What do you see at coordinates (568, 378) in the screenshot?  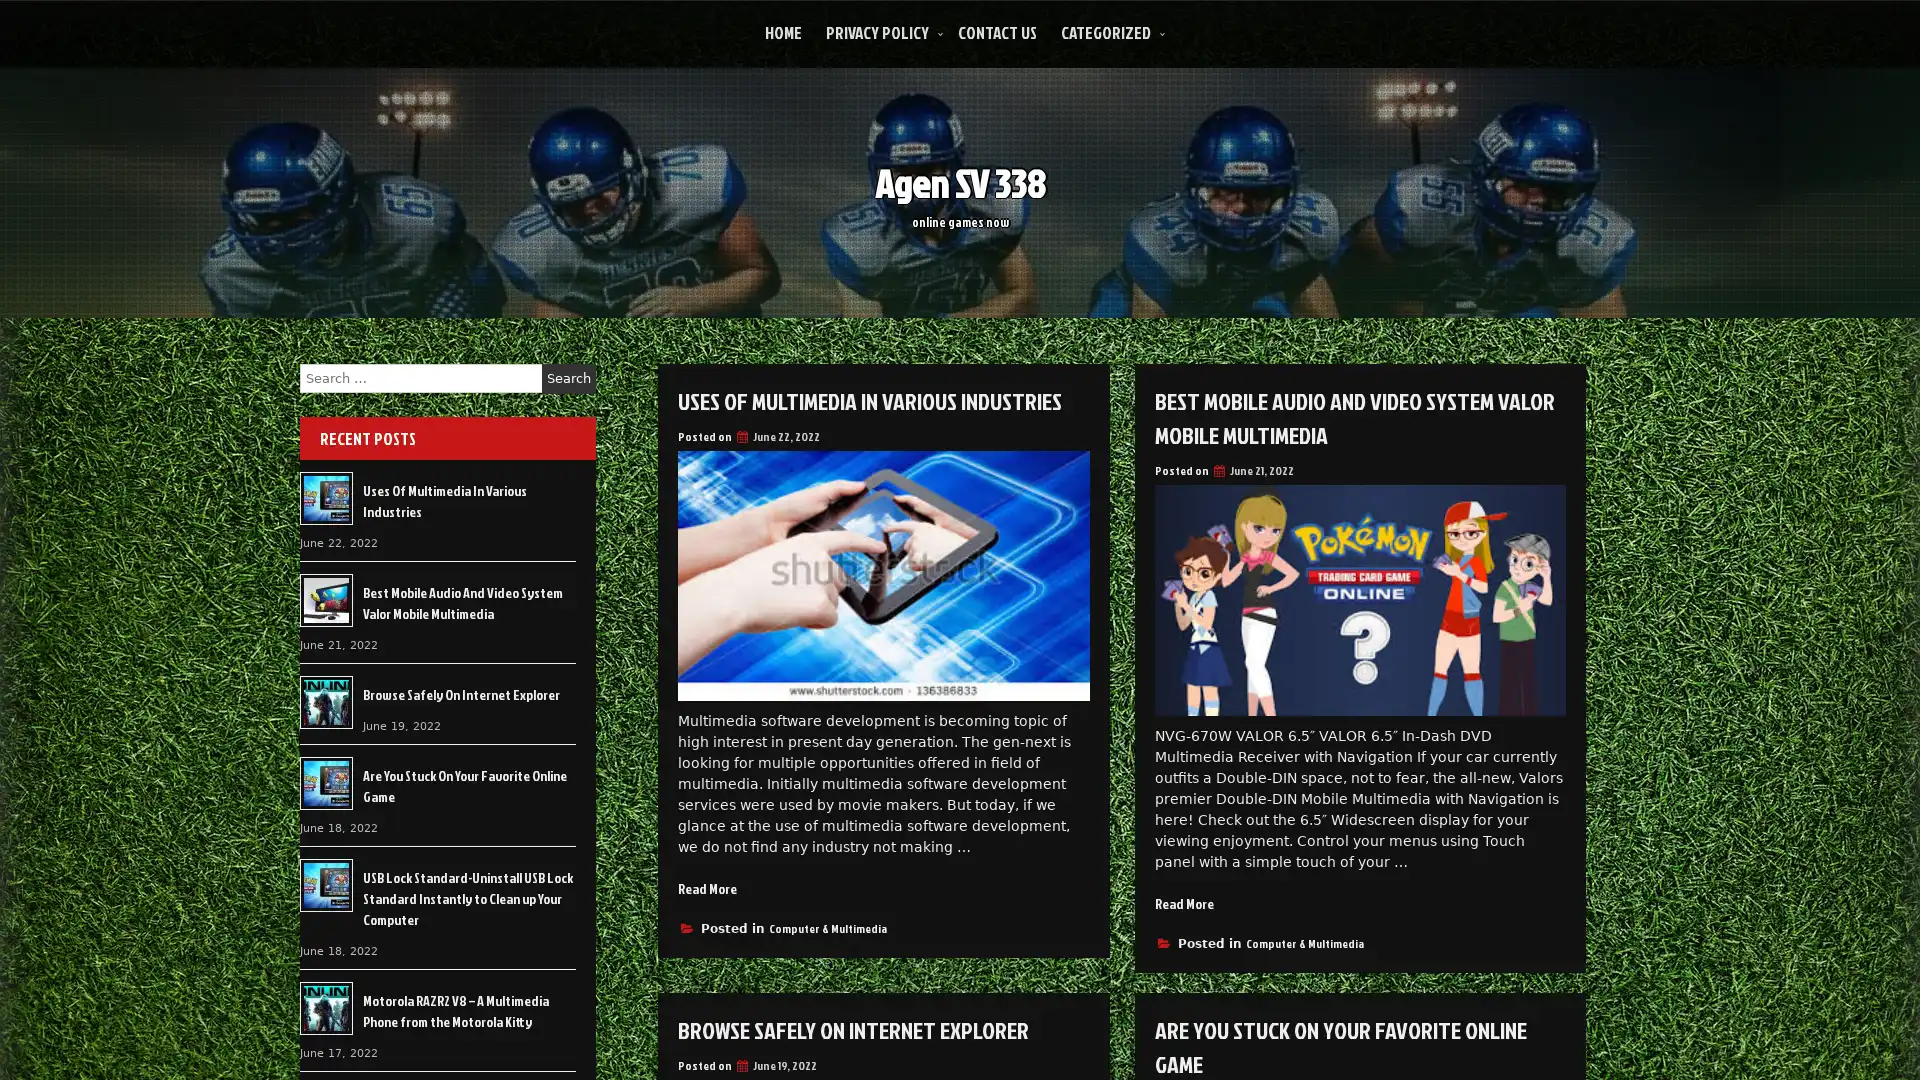 I see `Search` at bounding box center [568, 378].